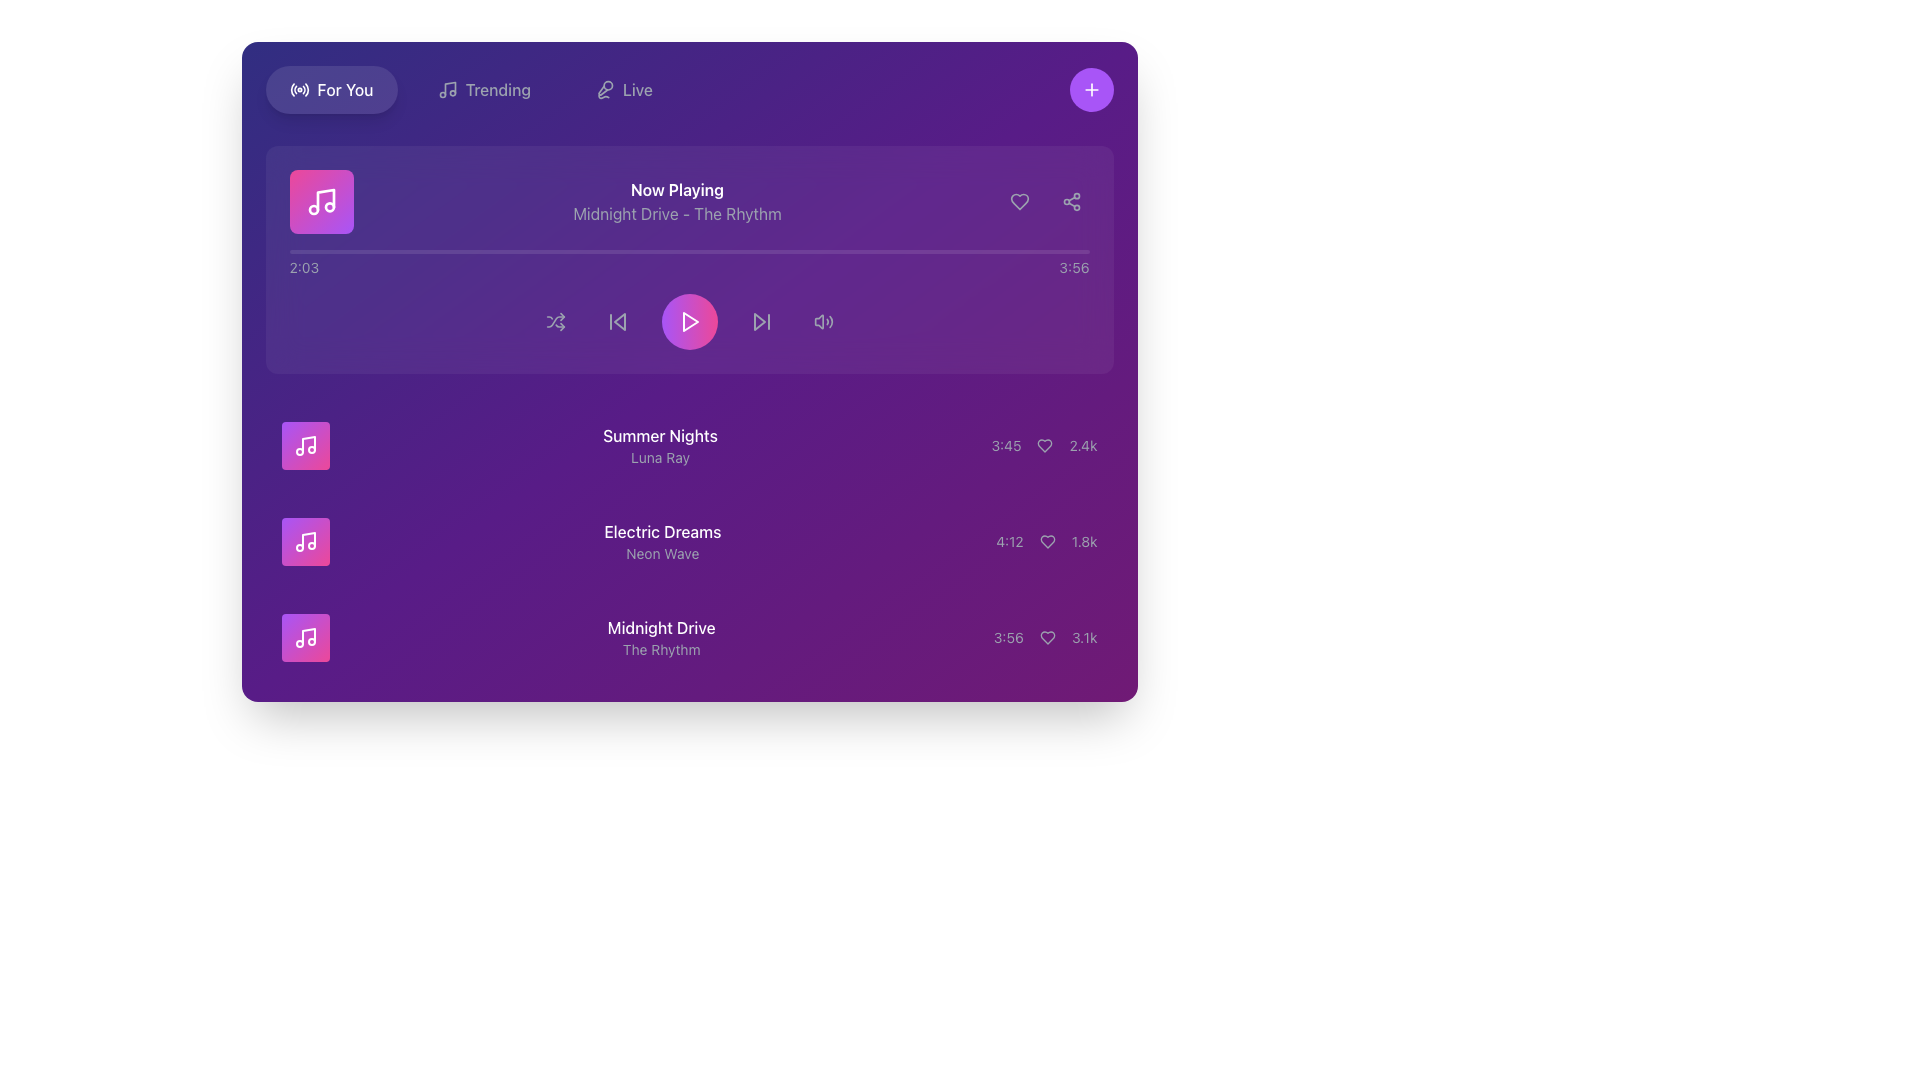  What do you see at coordinates (804, 250) in the screenshot?
I see `playback position` at bounding box center [804, 250].